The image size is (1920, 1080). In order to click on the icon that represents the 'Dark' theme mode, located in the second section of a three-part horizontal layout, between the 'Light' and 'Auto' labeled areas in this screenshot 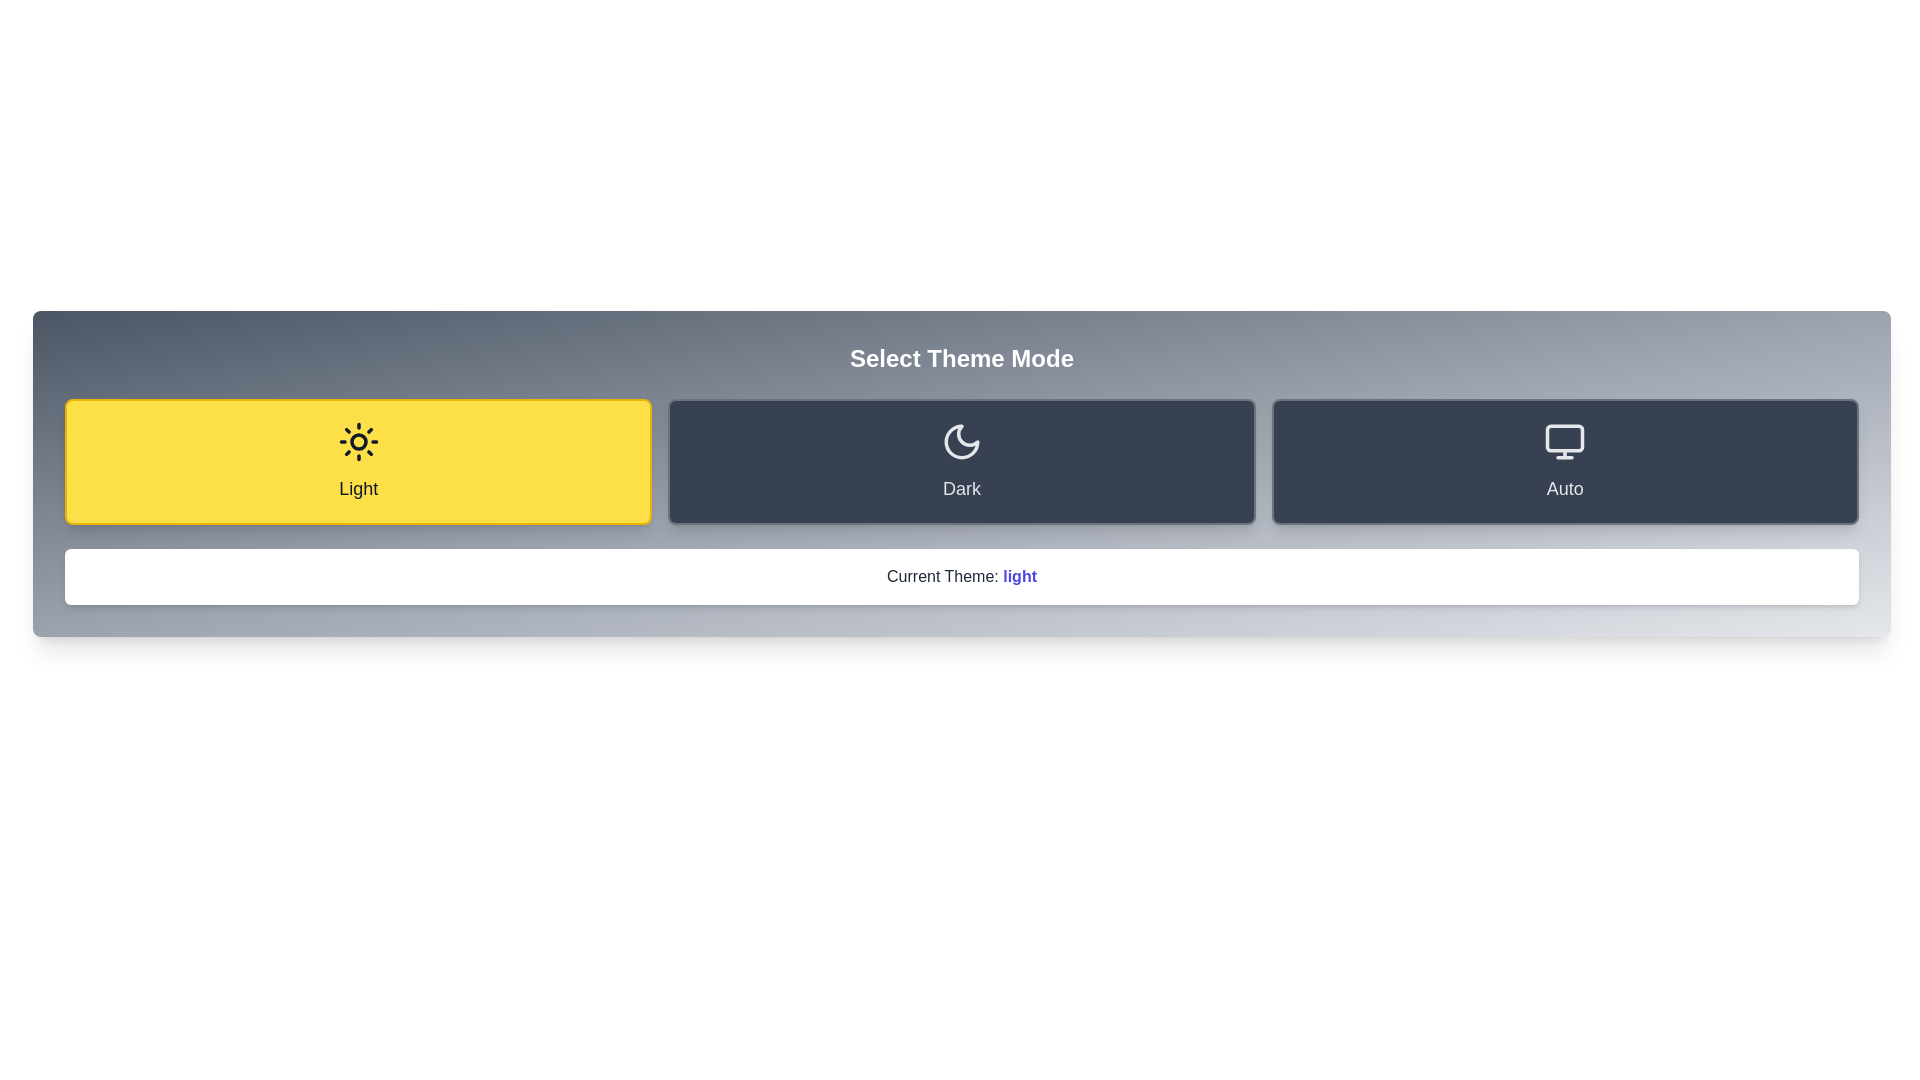, I will do `click(961, 441)`.